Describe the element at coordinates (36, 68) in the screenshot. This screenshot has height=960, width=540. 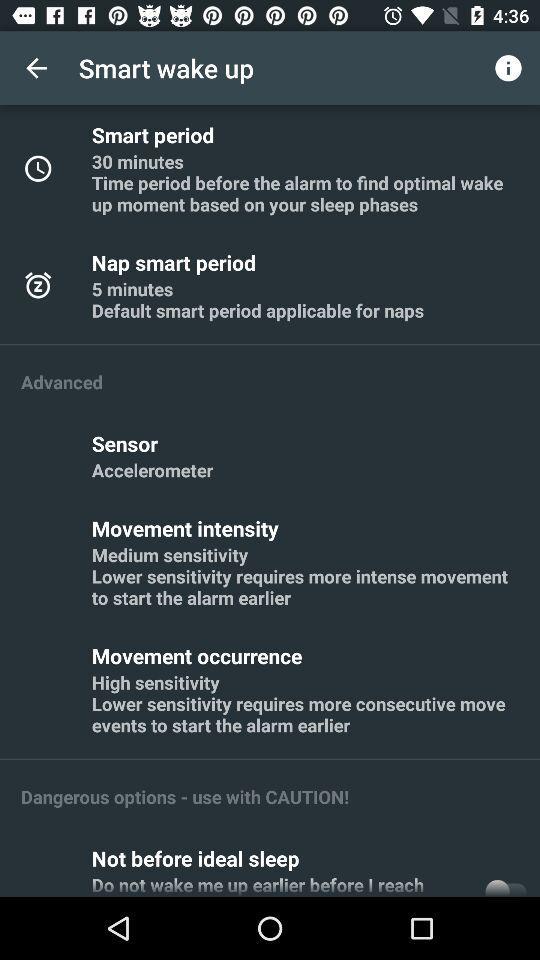
I see `the icon next to smart wake up app` at that location.